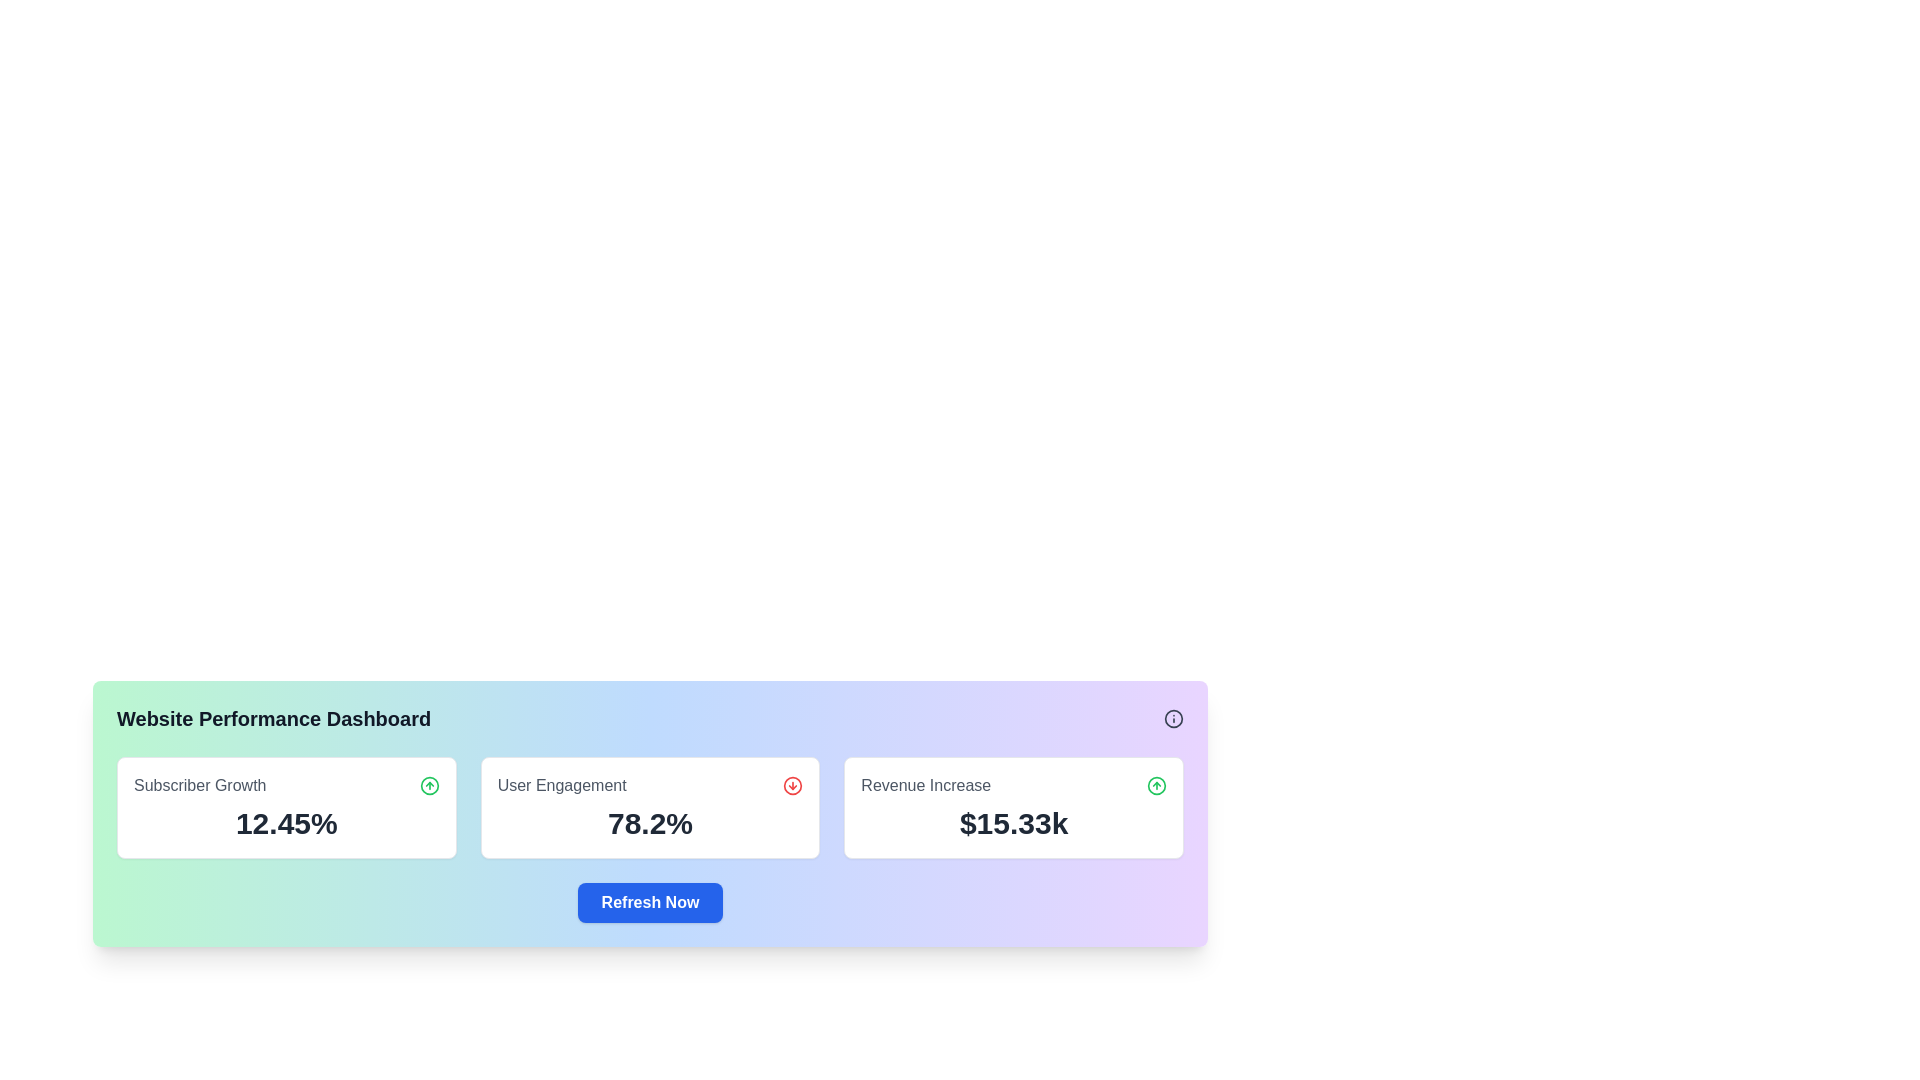 The image size is (1920, 1080). I want to click on displayed percentage value for the 'User Engagement' metric located centrally near the bottom of the card in the second column of the dashboard, so click(650, 824).